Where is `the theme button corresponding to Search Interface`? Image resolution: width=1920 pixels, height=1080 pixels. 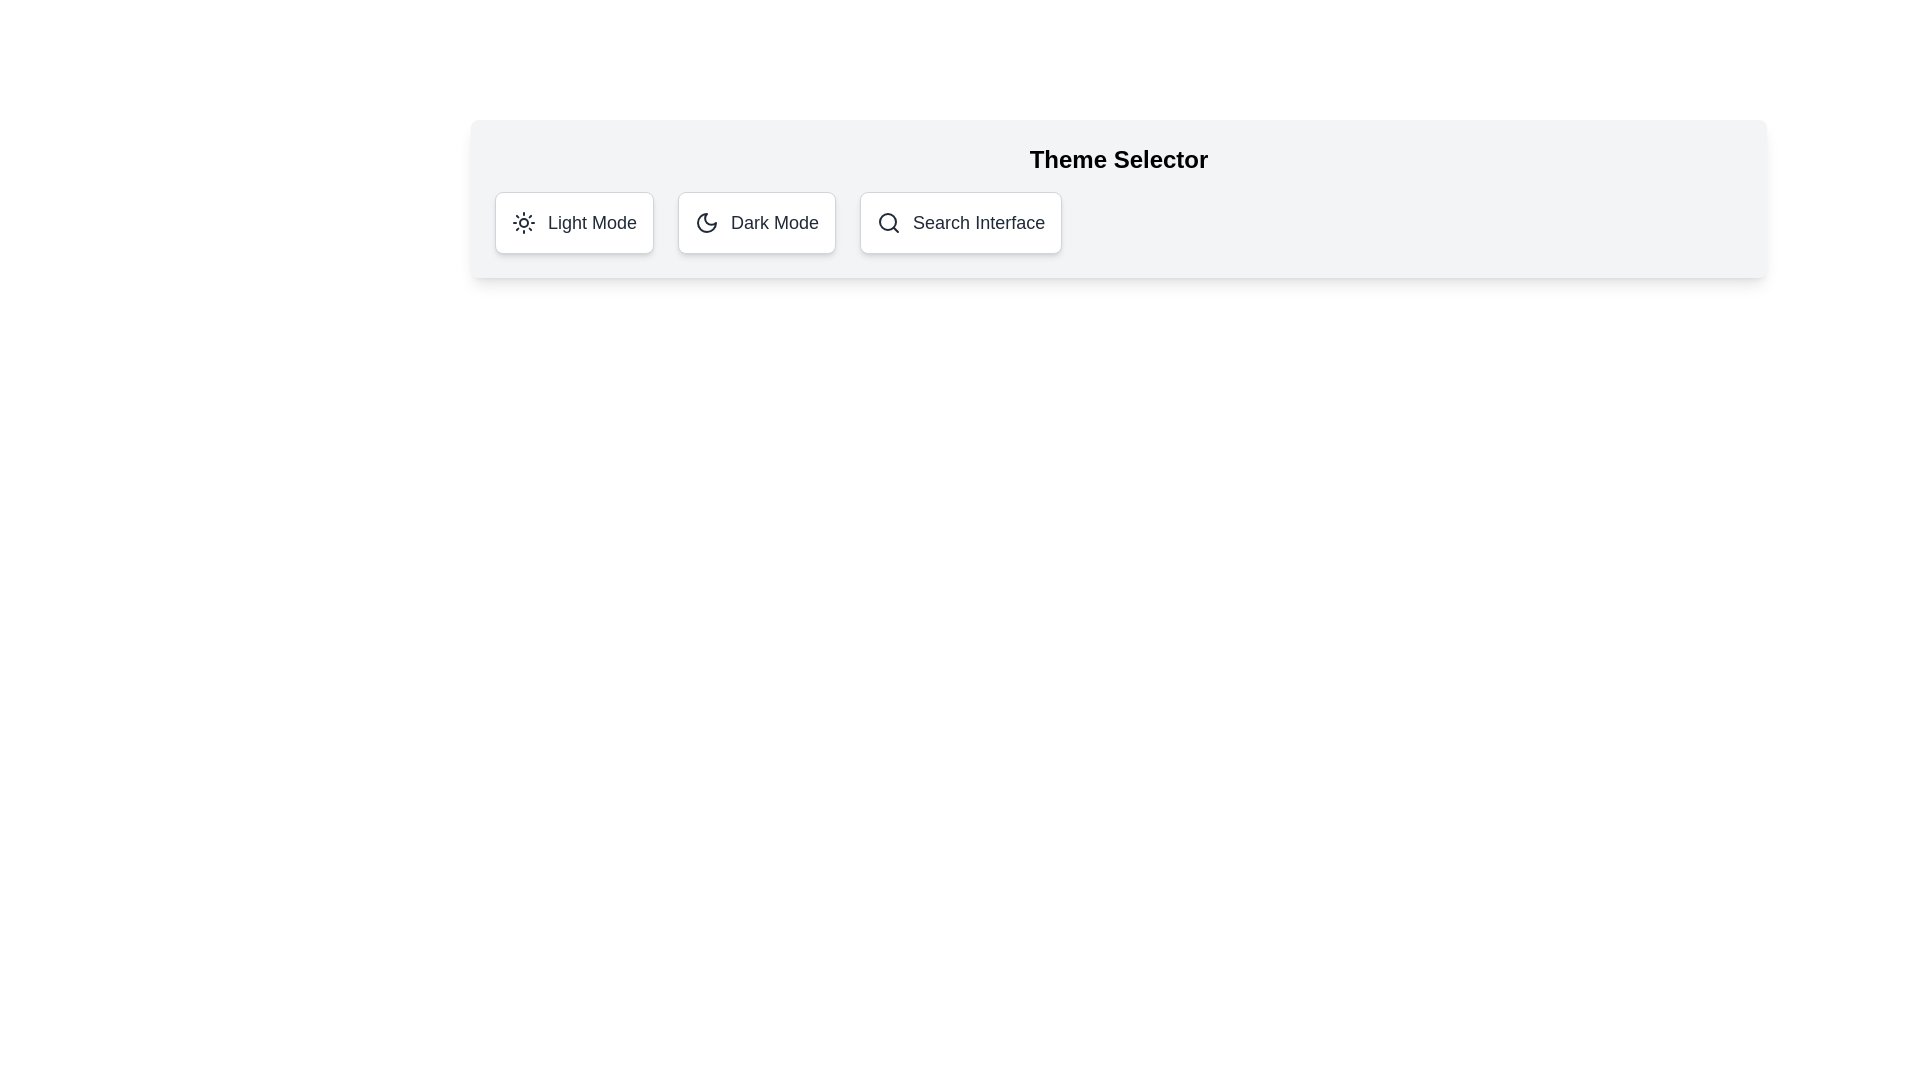
the theme button corresponding to Search Interface is located at coordinates (960, 223).